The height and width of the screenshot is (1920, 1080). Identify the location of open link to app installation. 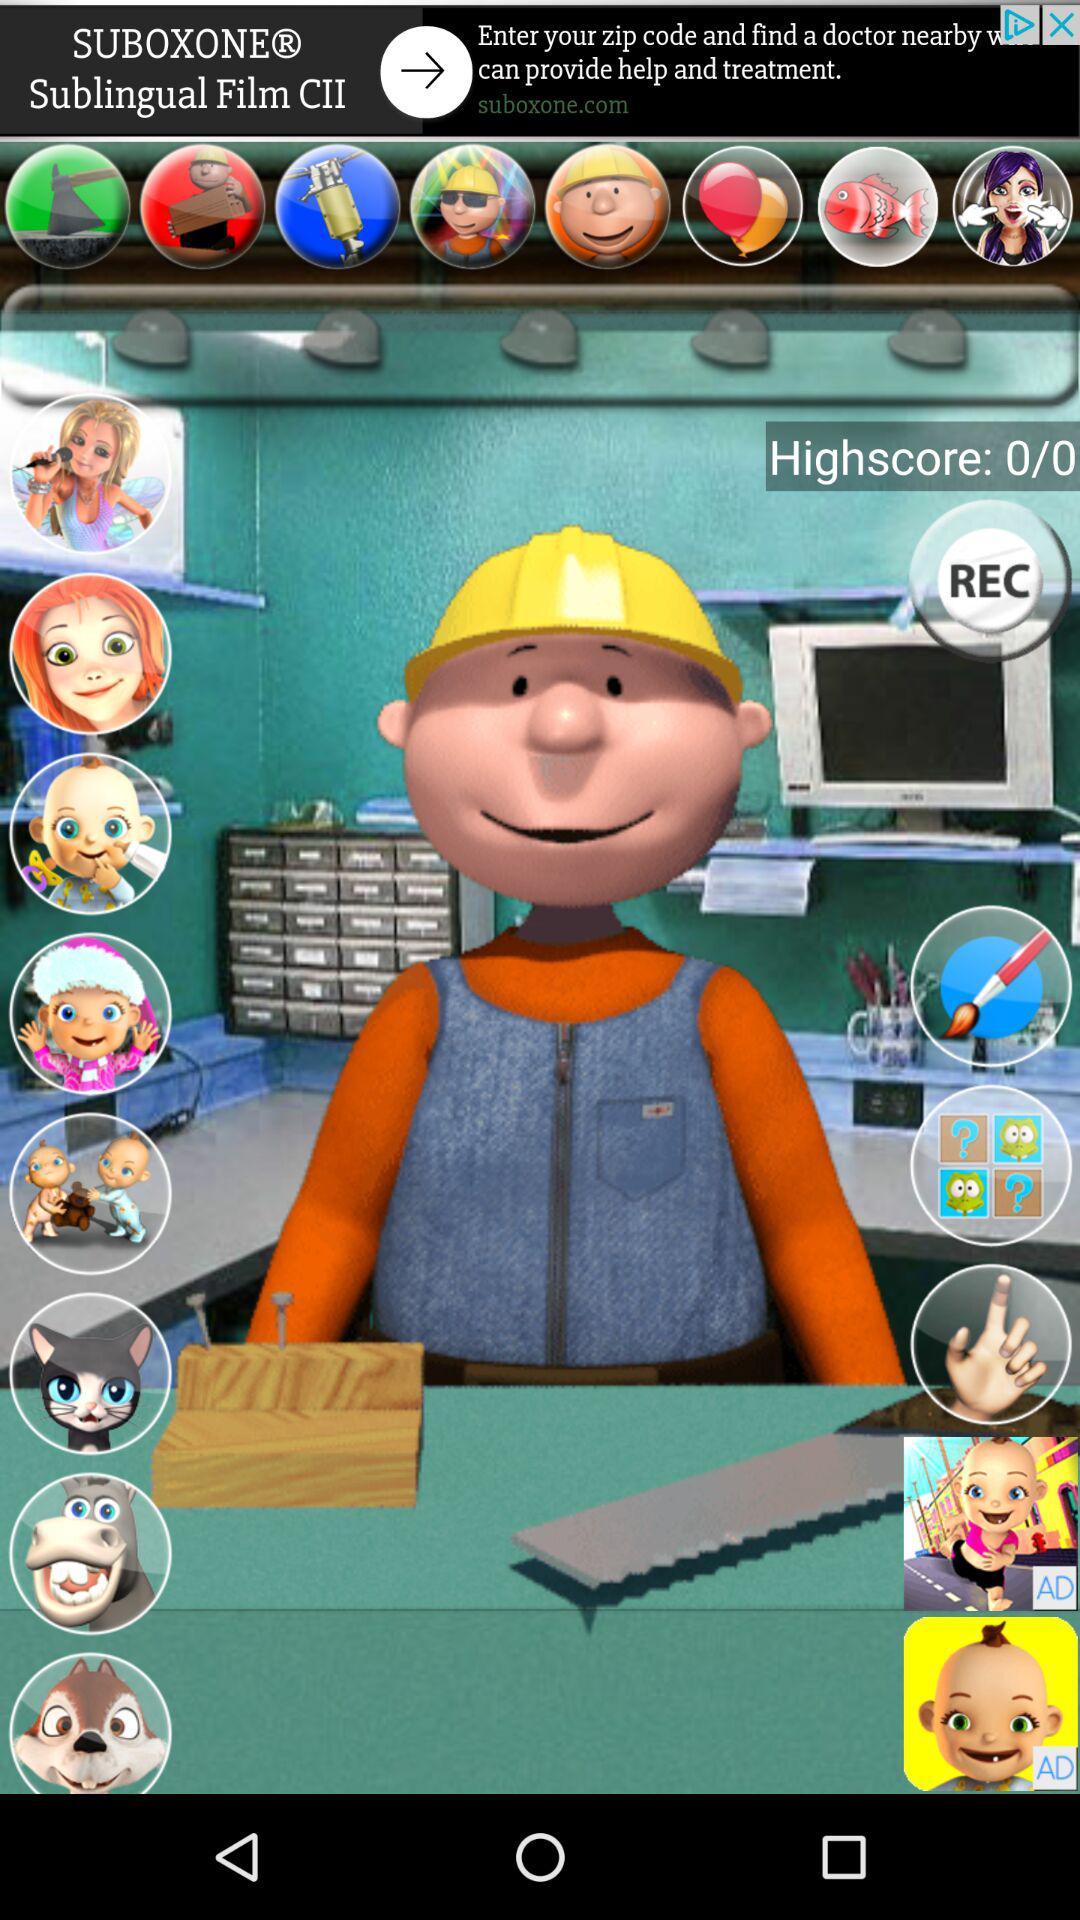
(990, 1703).